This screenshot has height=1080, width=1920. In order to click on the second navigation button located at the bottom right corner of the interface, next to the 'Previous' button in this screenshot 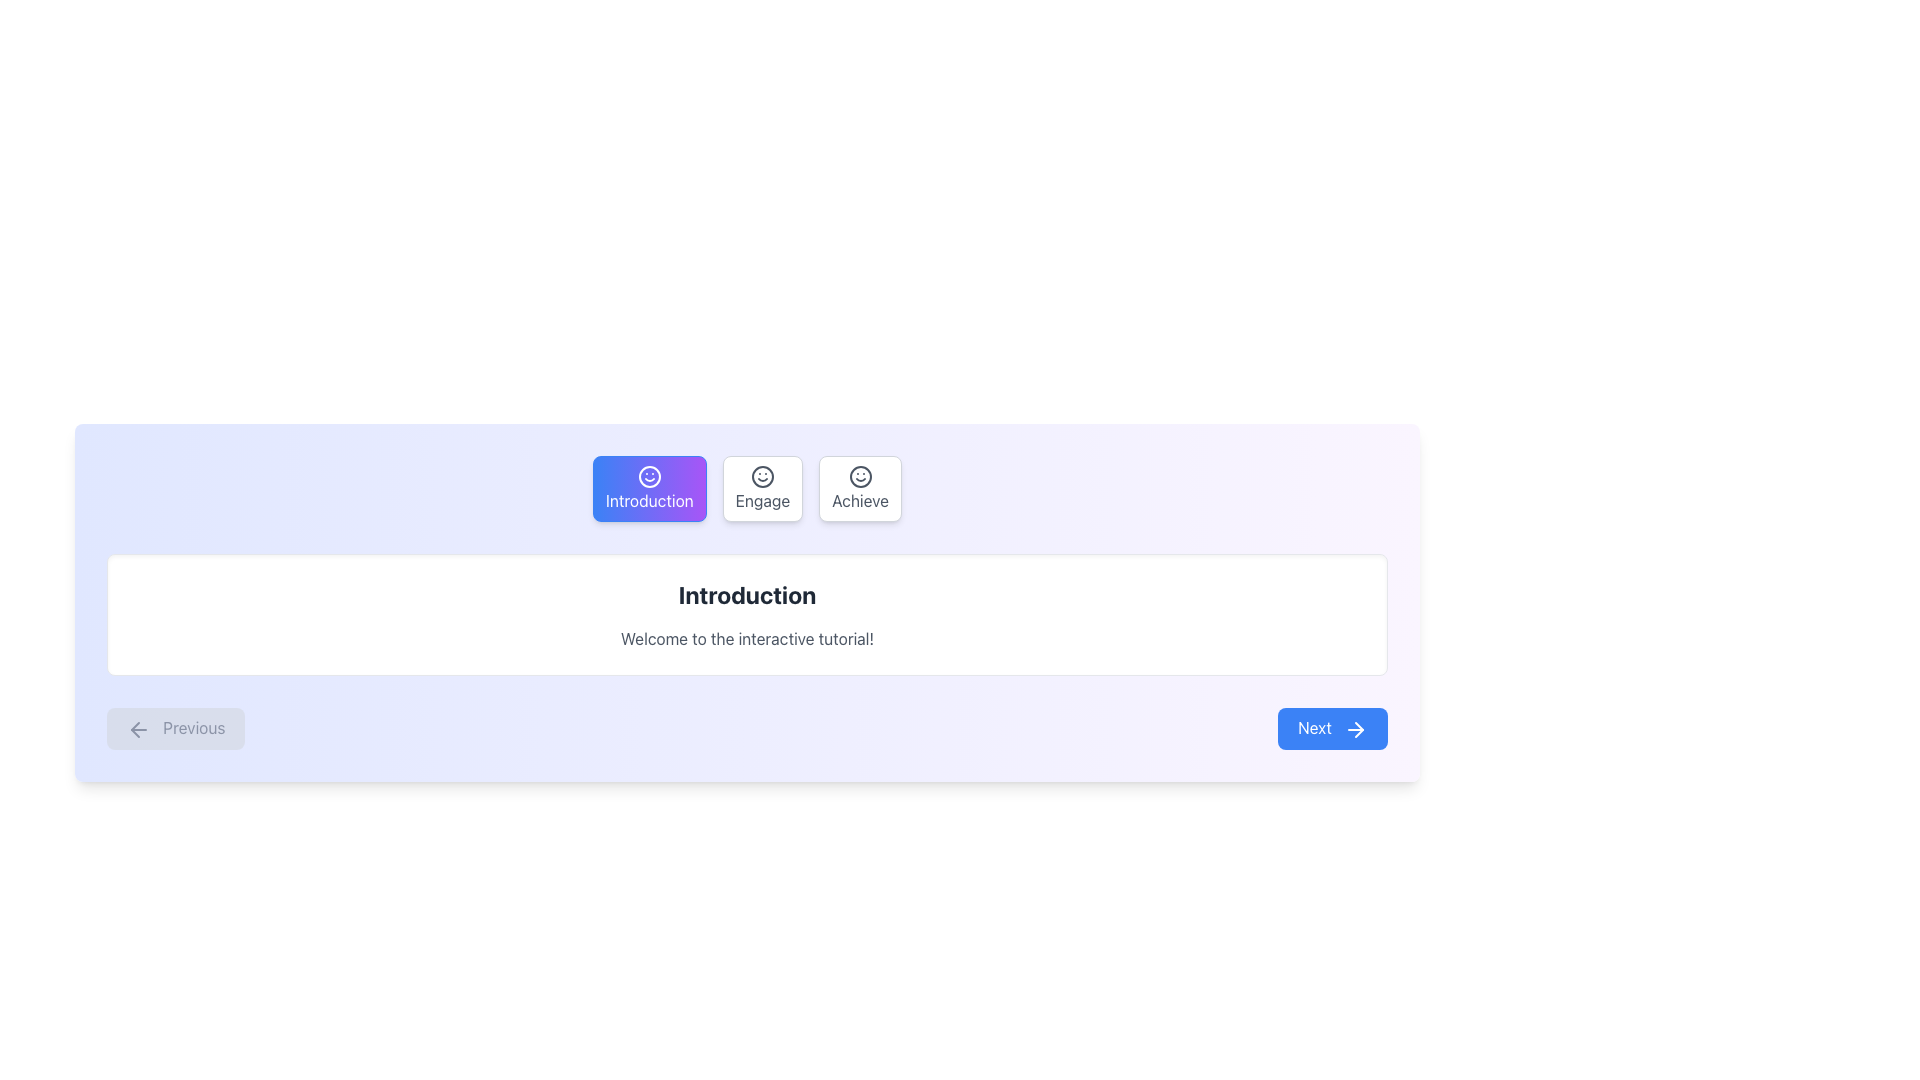, I will do `click(1333, 728)`.